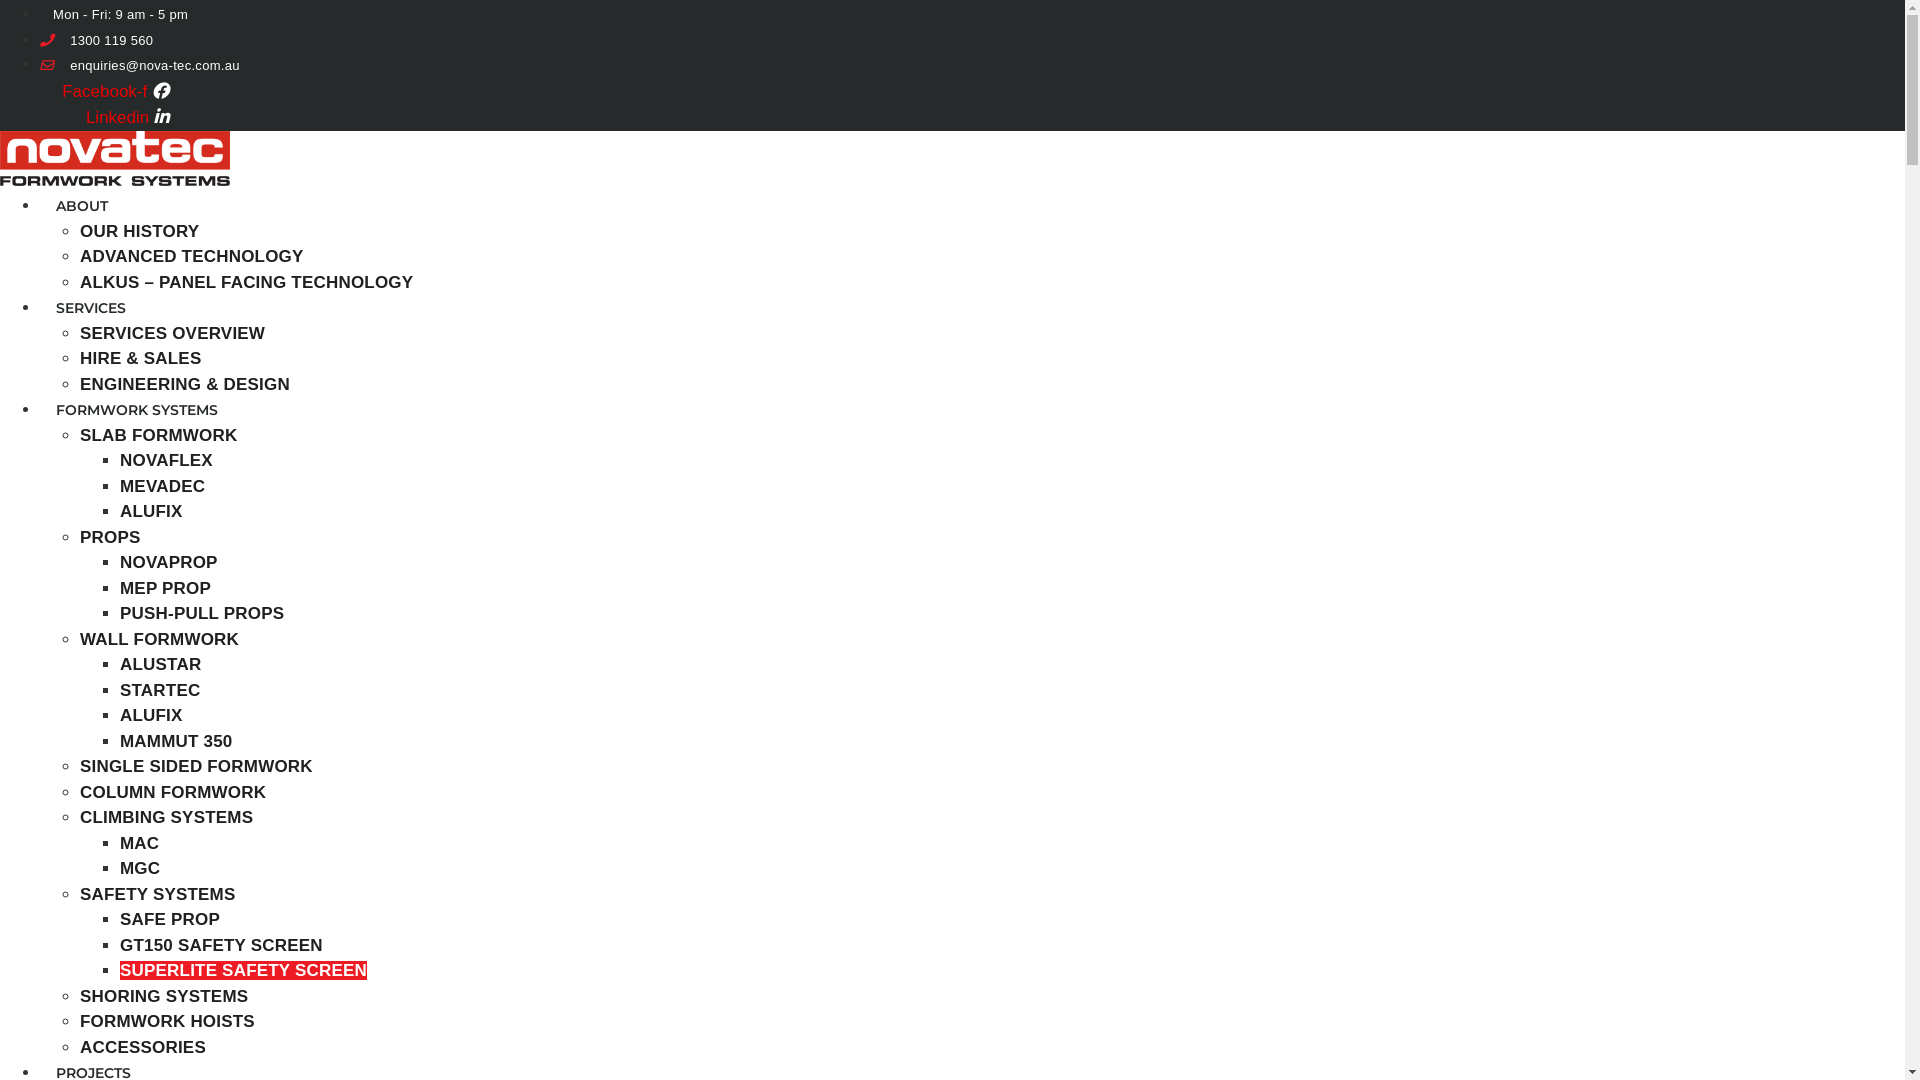 This screenshot has width=1920, height=1080. Describe the element at coordinates (162, 486) in the screenshot. I see `'MEVADEC'` at that location.